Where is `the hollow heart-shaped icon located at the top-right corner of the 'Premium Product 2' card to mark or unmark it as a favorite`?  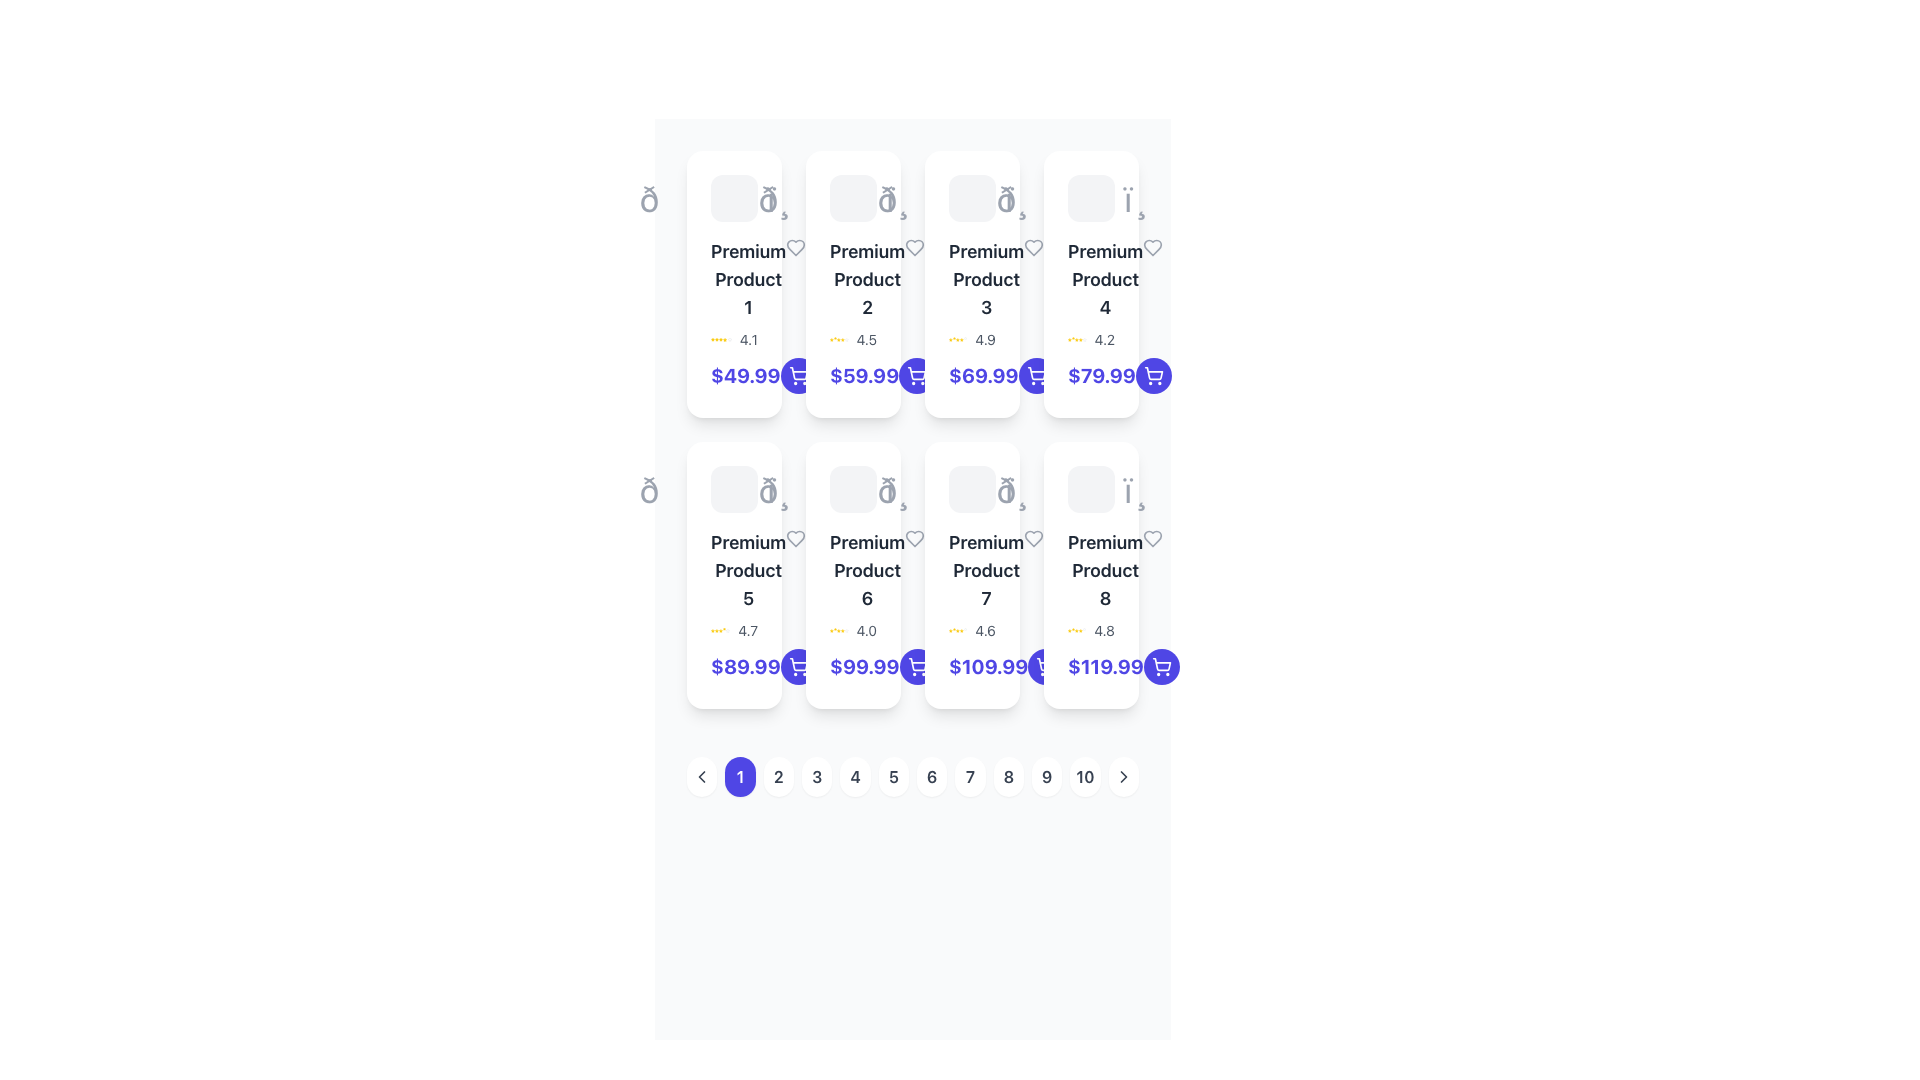 the hollow heart-shaped icon located at the top-right corner of the 'Premium Product 2' card to mark or unmark it as a favorite is located at coordinates (914, 246).